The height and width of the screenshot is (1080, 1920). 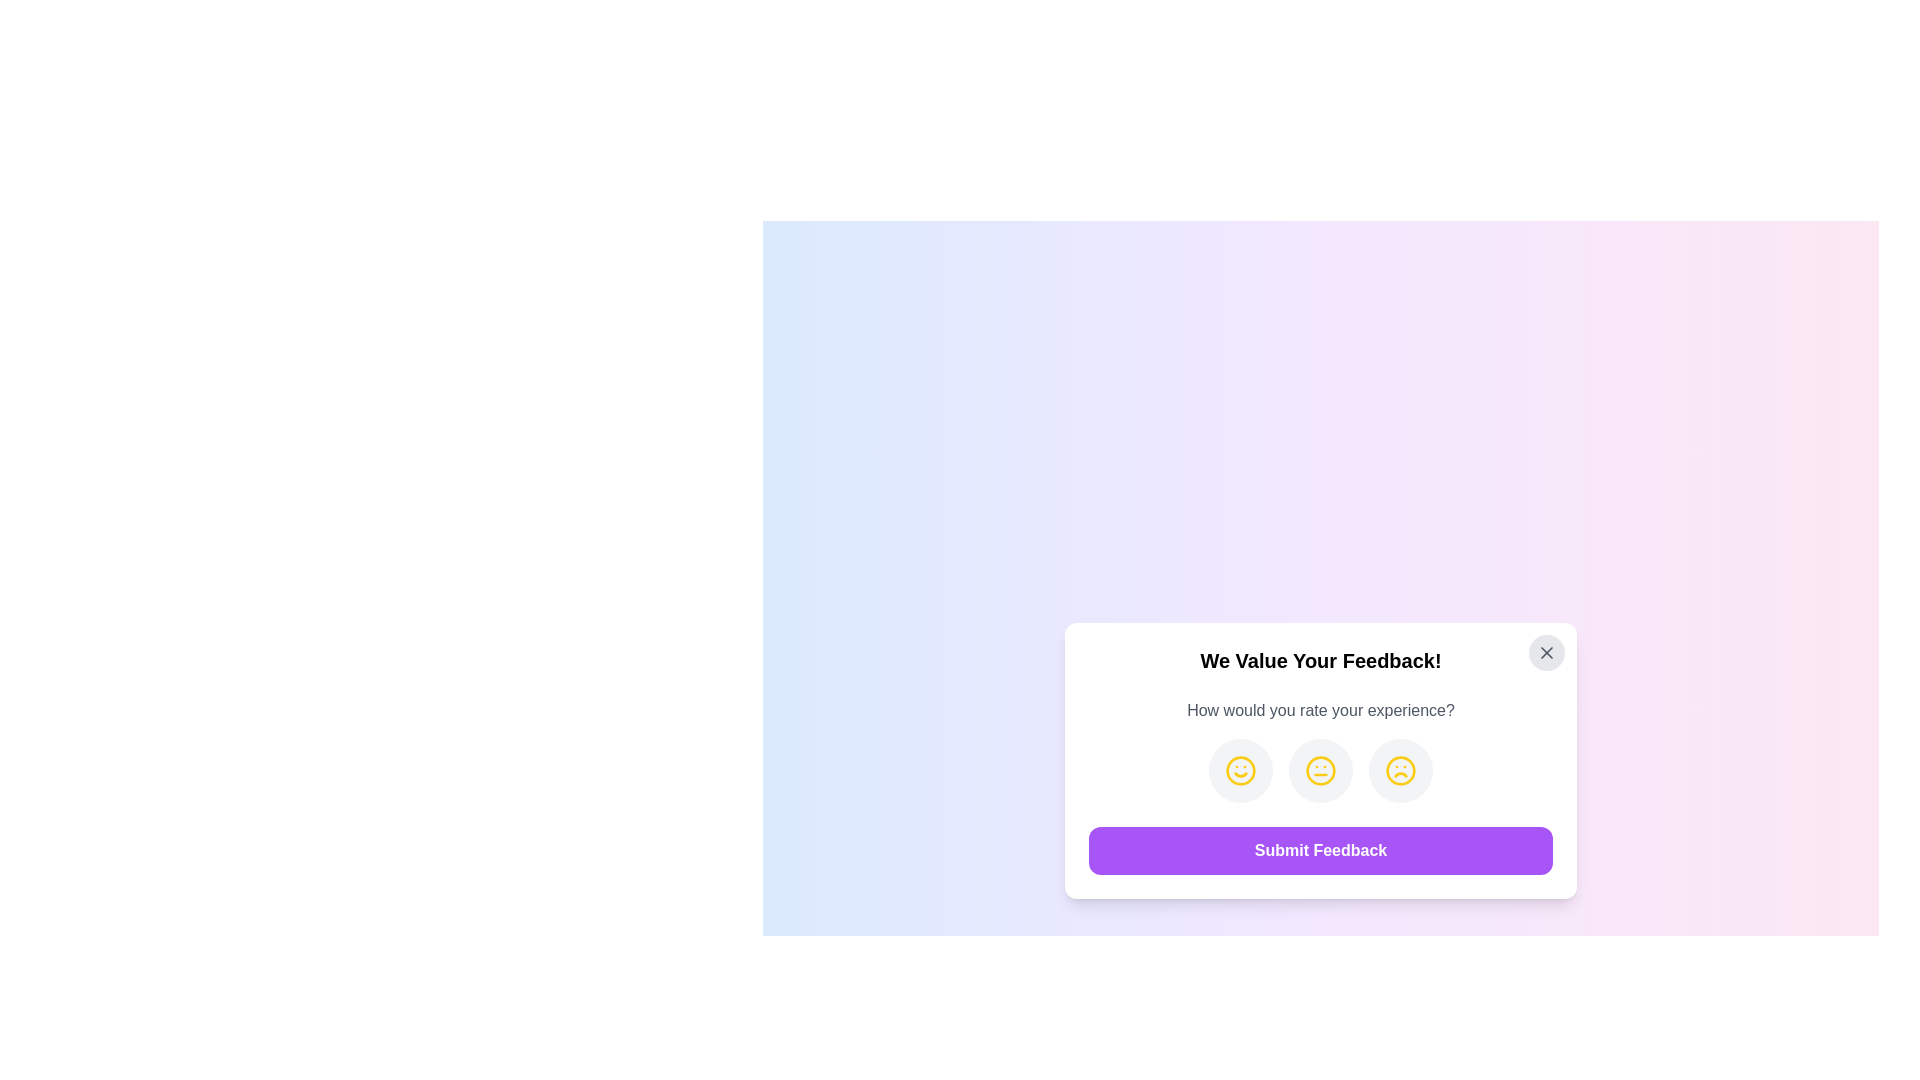 I want to click on the third circular icon button for negative rating, positioned below the feedback prompt 'How would you rate your experience?', so click(x=1400, y=770).